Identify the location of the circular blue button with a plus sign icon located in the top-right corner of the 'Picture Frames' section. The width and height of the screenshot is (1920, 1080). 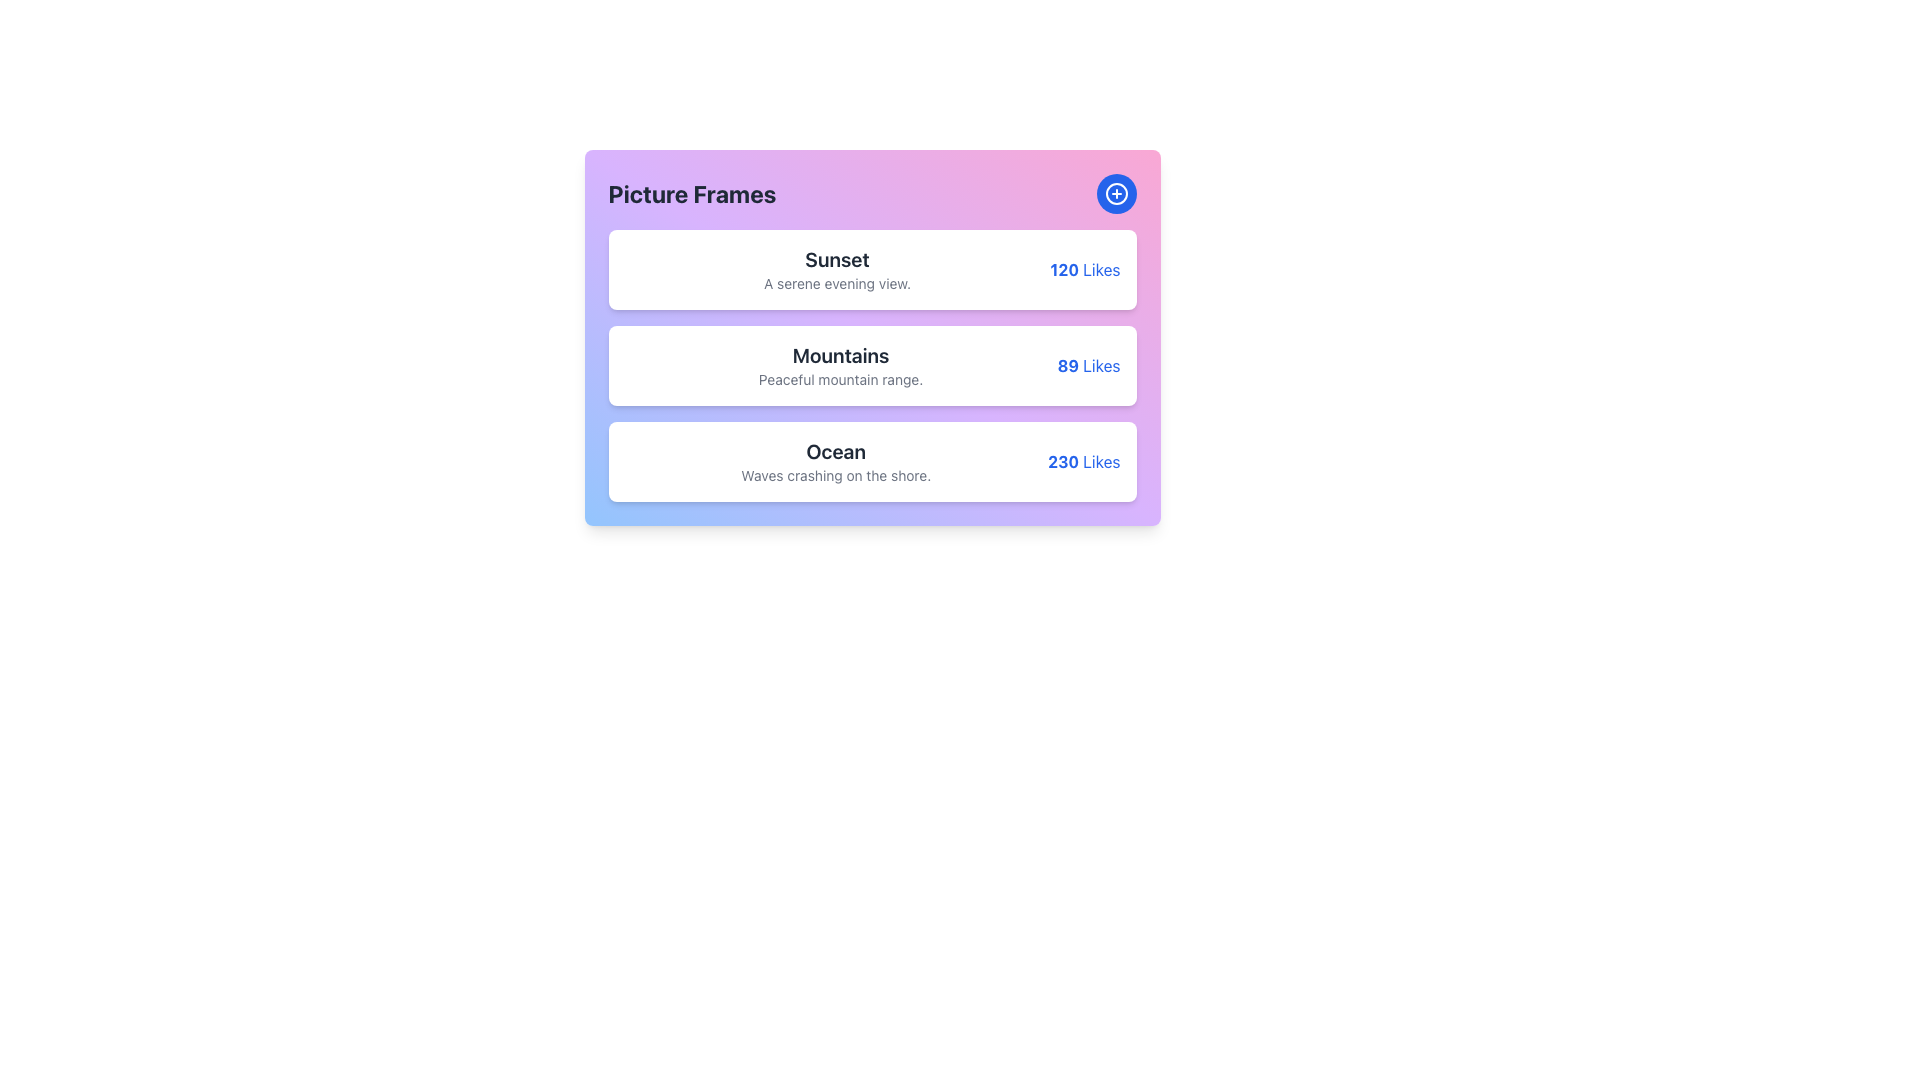
(1115, 193).